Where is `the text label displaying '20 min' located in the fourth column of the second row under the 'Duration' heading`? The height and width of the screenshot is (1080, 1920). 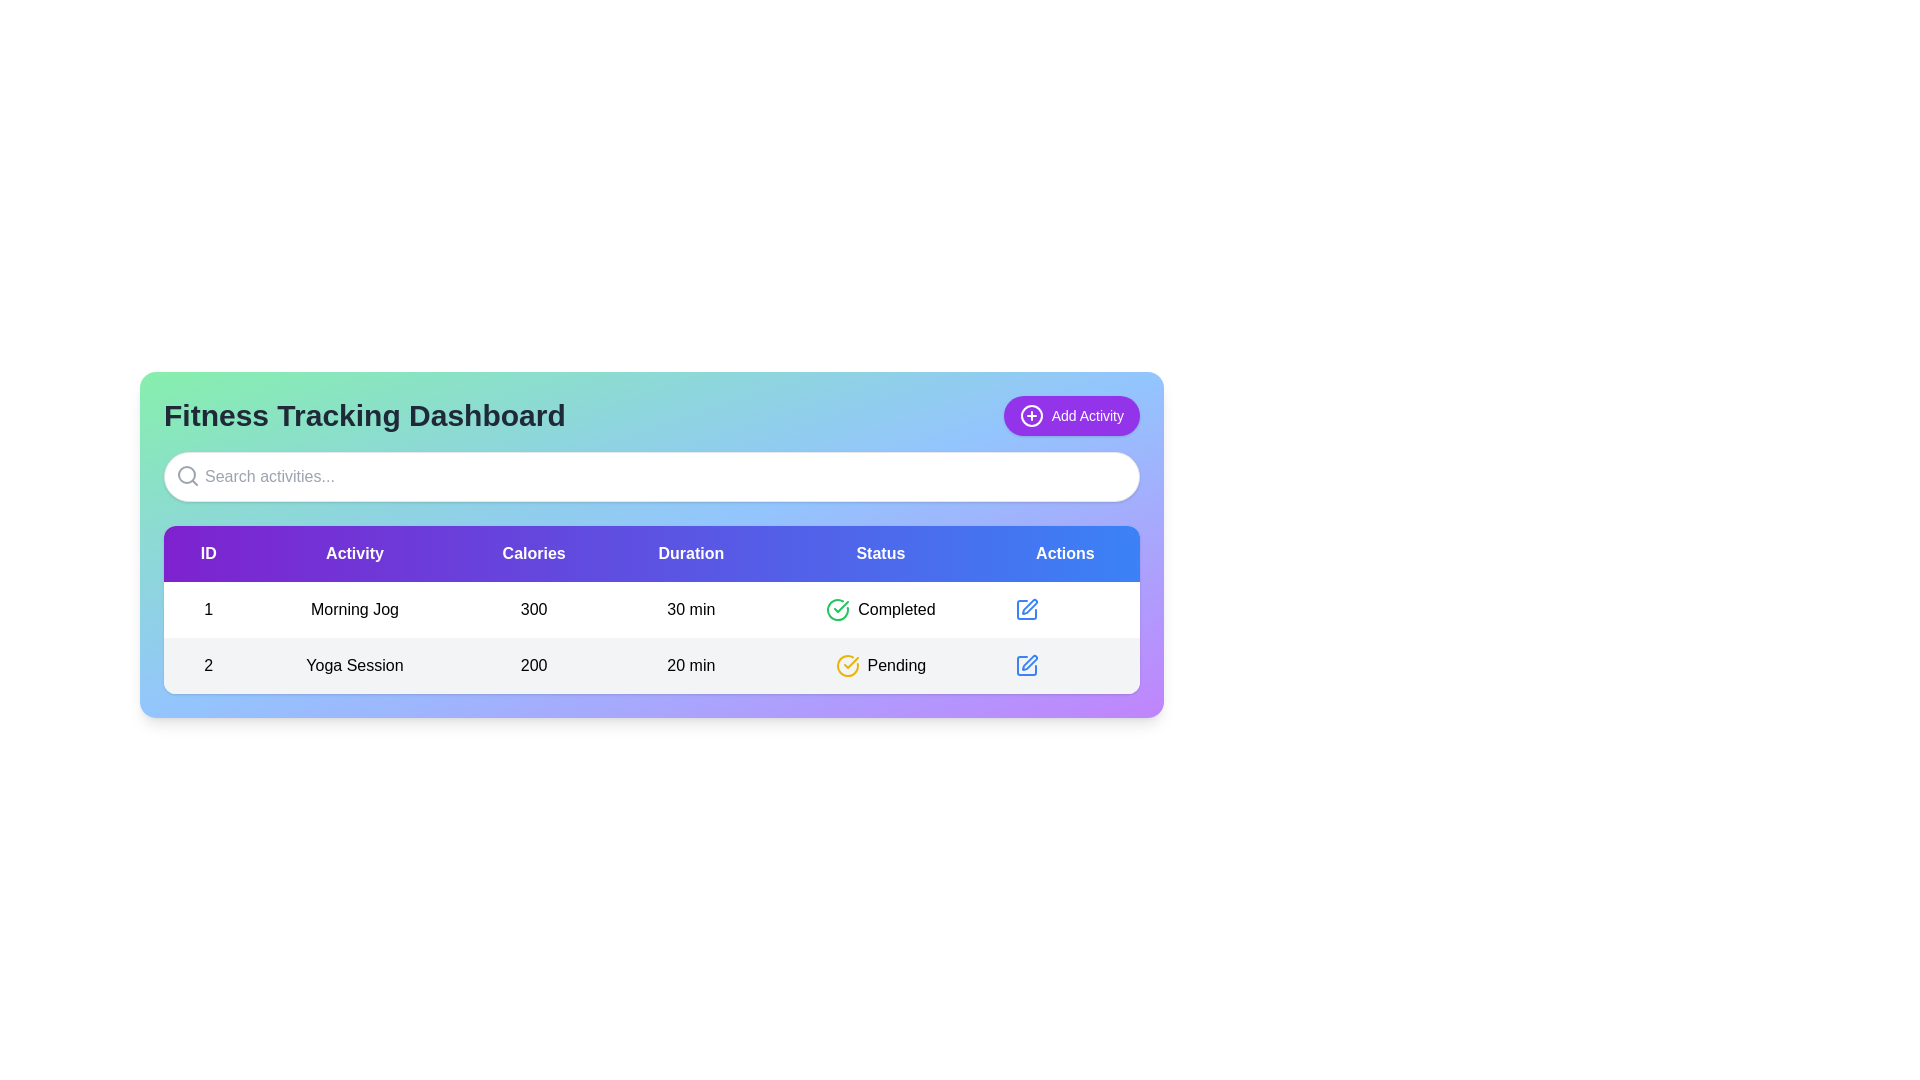
the text label displaying '20 min' located in the fourth column of the second row under the 'Duration' heading is located at coordinates (691, 666).